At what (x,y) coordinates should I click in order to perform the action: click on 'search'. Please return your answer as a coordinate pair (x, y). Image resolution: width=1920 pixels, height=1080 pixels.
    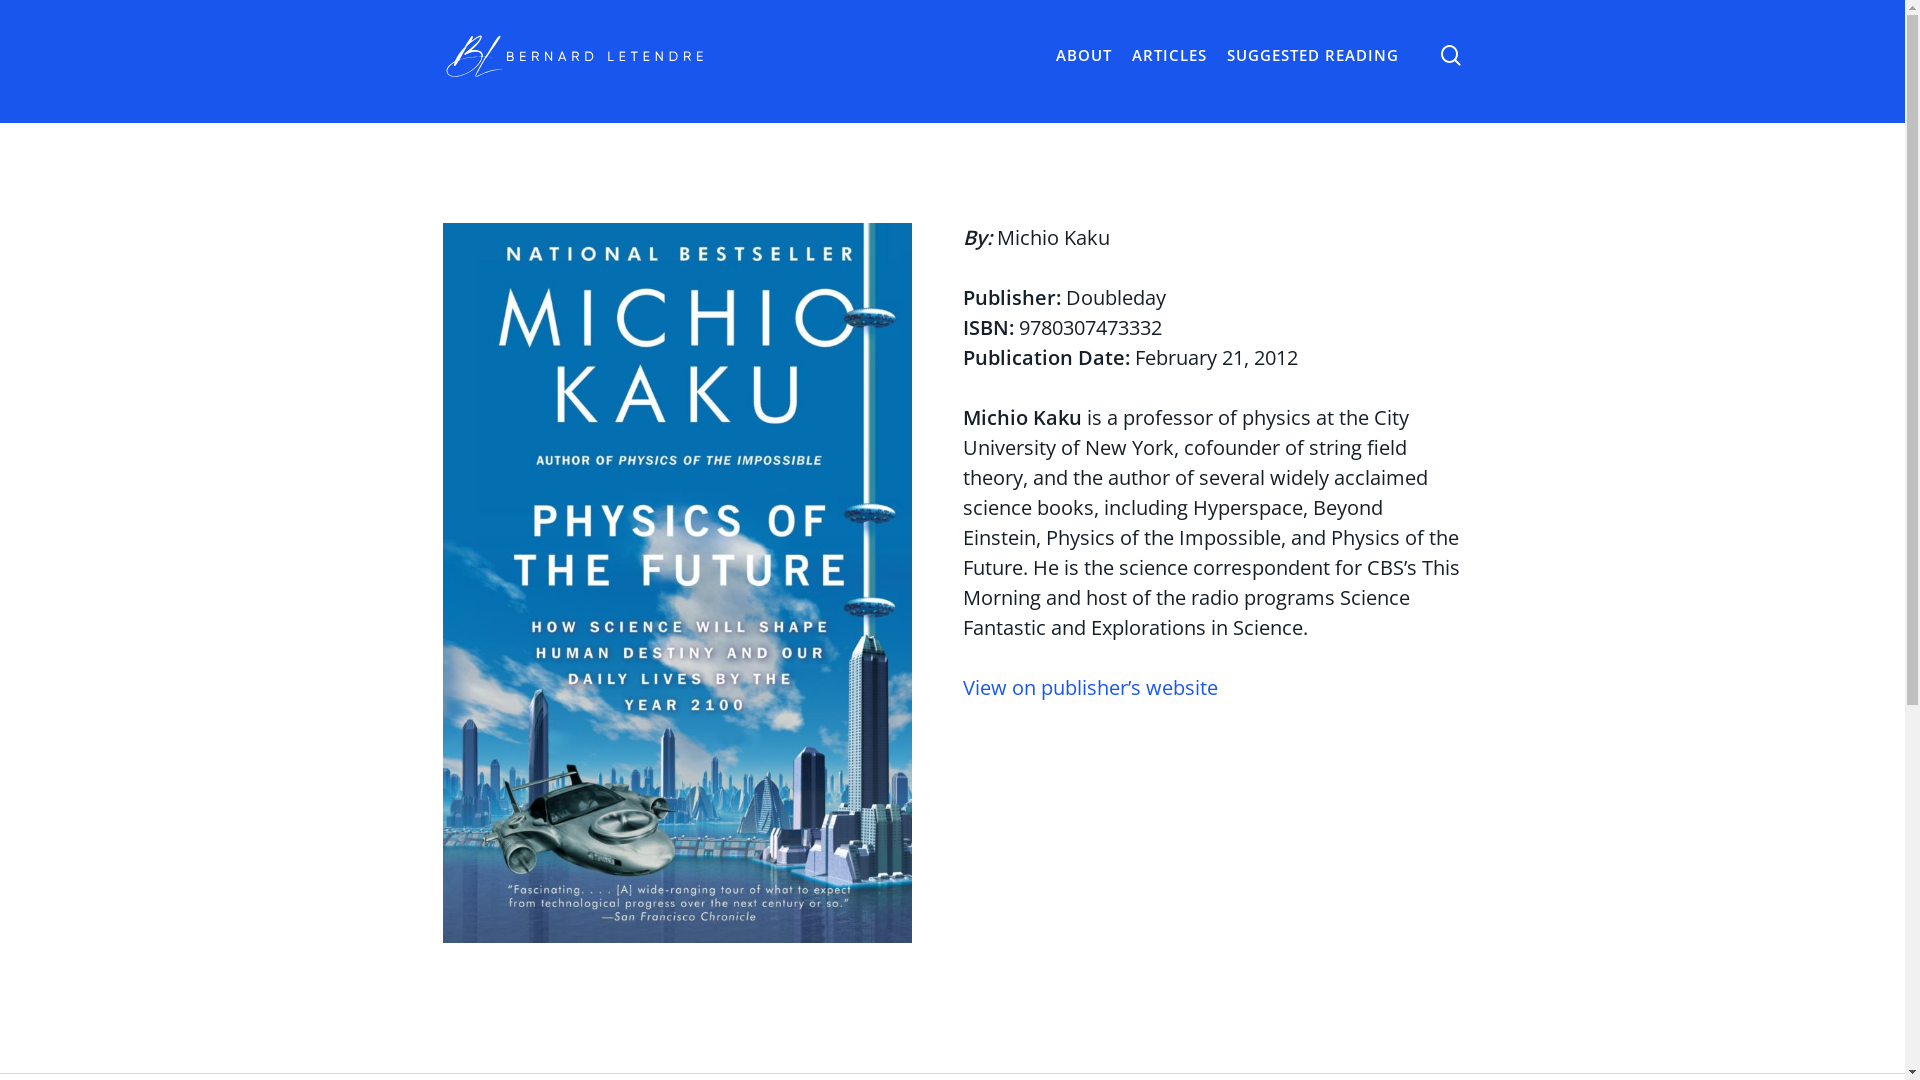
    Looking at the image, I should click on (1449, 53).